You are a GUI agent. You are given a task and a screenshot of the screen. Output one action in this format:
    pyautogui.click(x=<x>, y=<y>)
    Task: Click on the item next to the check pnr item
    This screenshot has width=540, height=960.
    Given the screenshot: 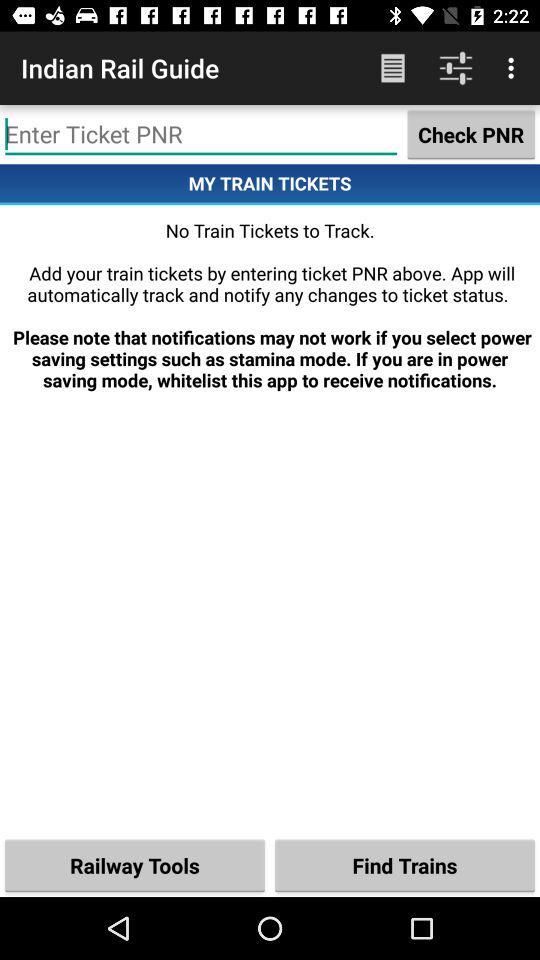 What is the action you would take?
    pyautogui.click(x=201, y=133)
    